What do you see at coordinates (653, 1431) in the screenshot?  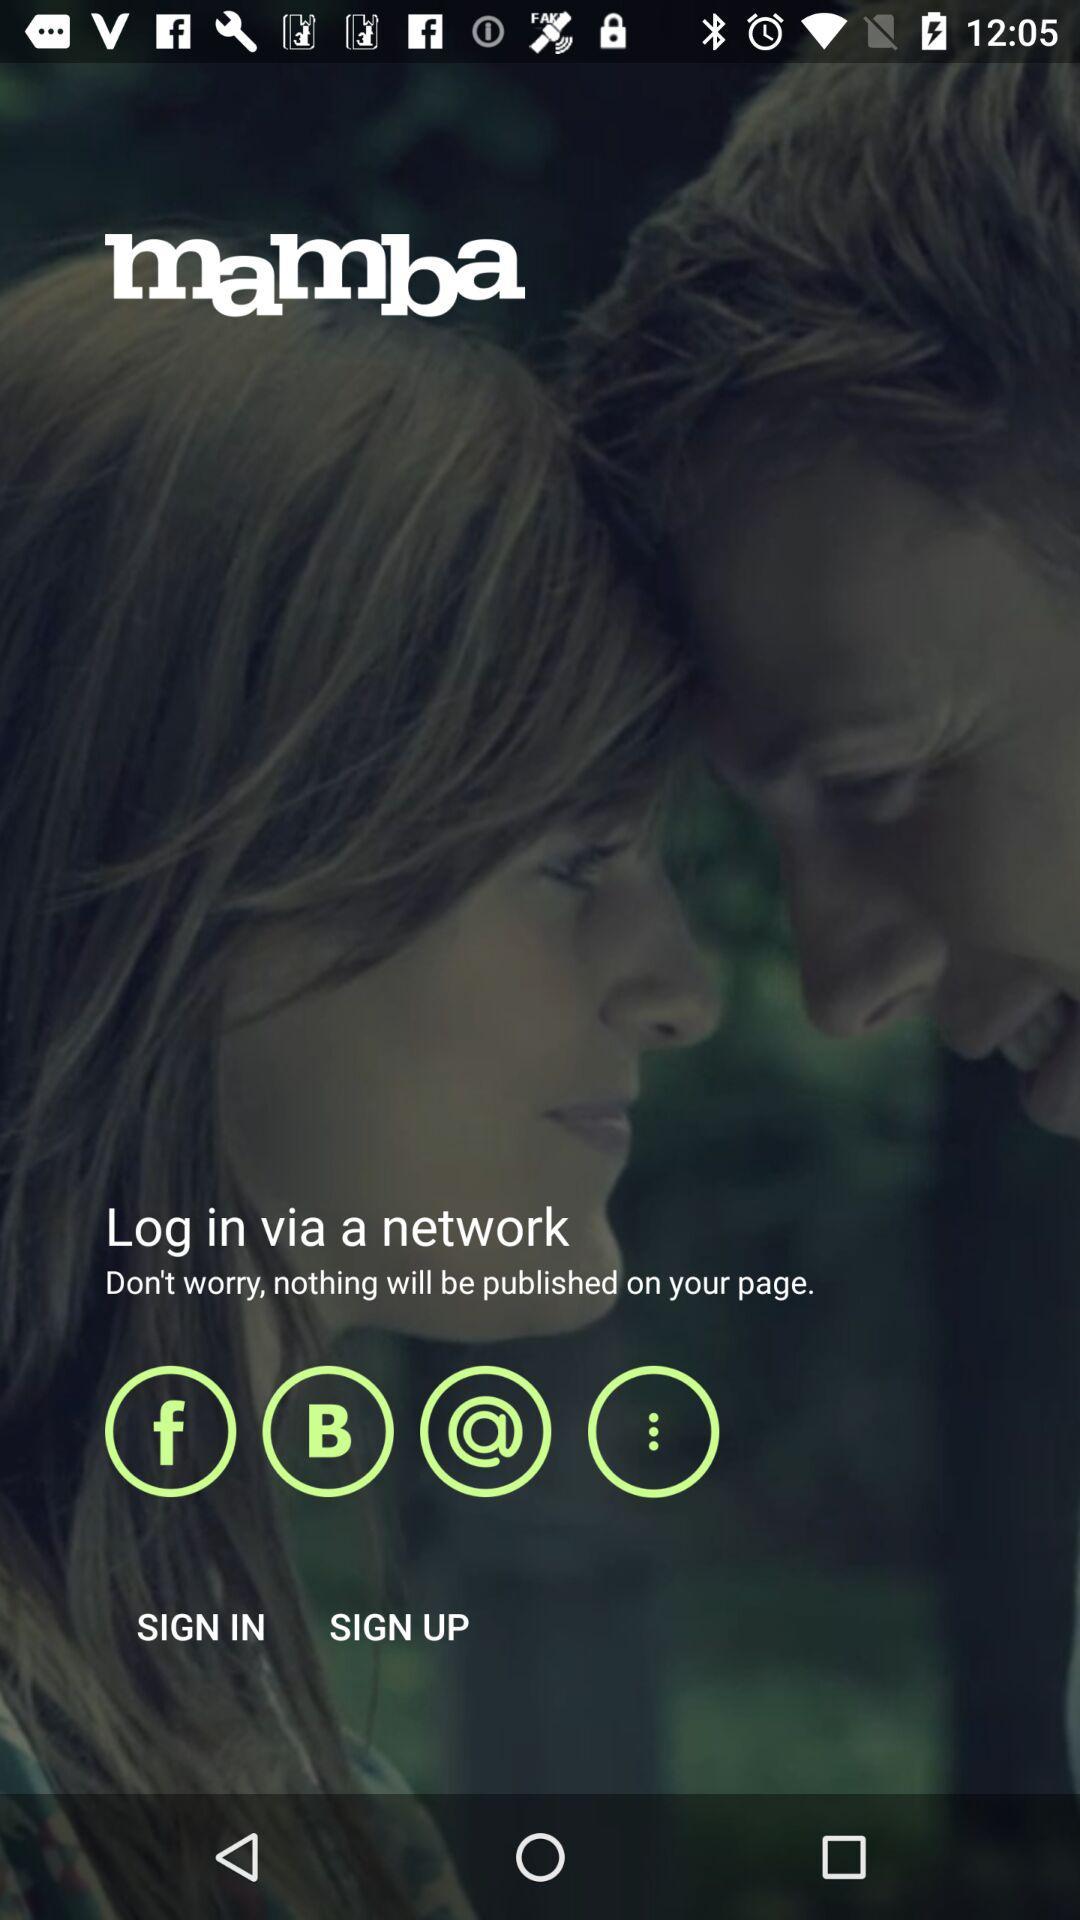 I see `more options` at bounding box center [653, 1431].